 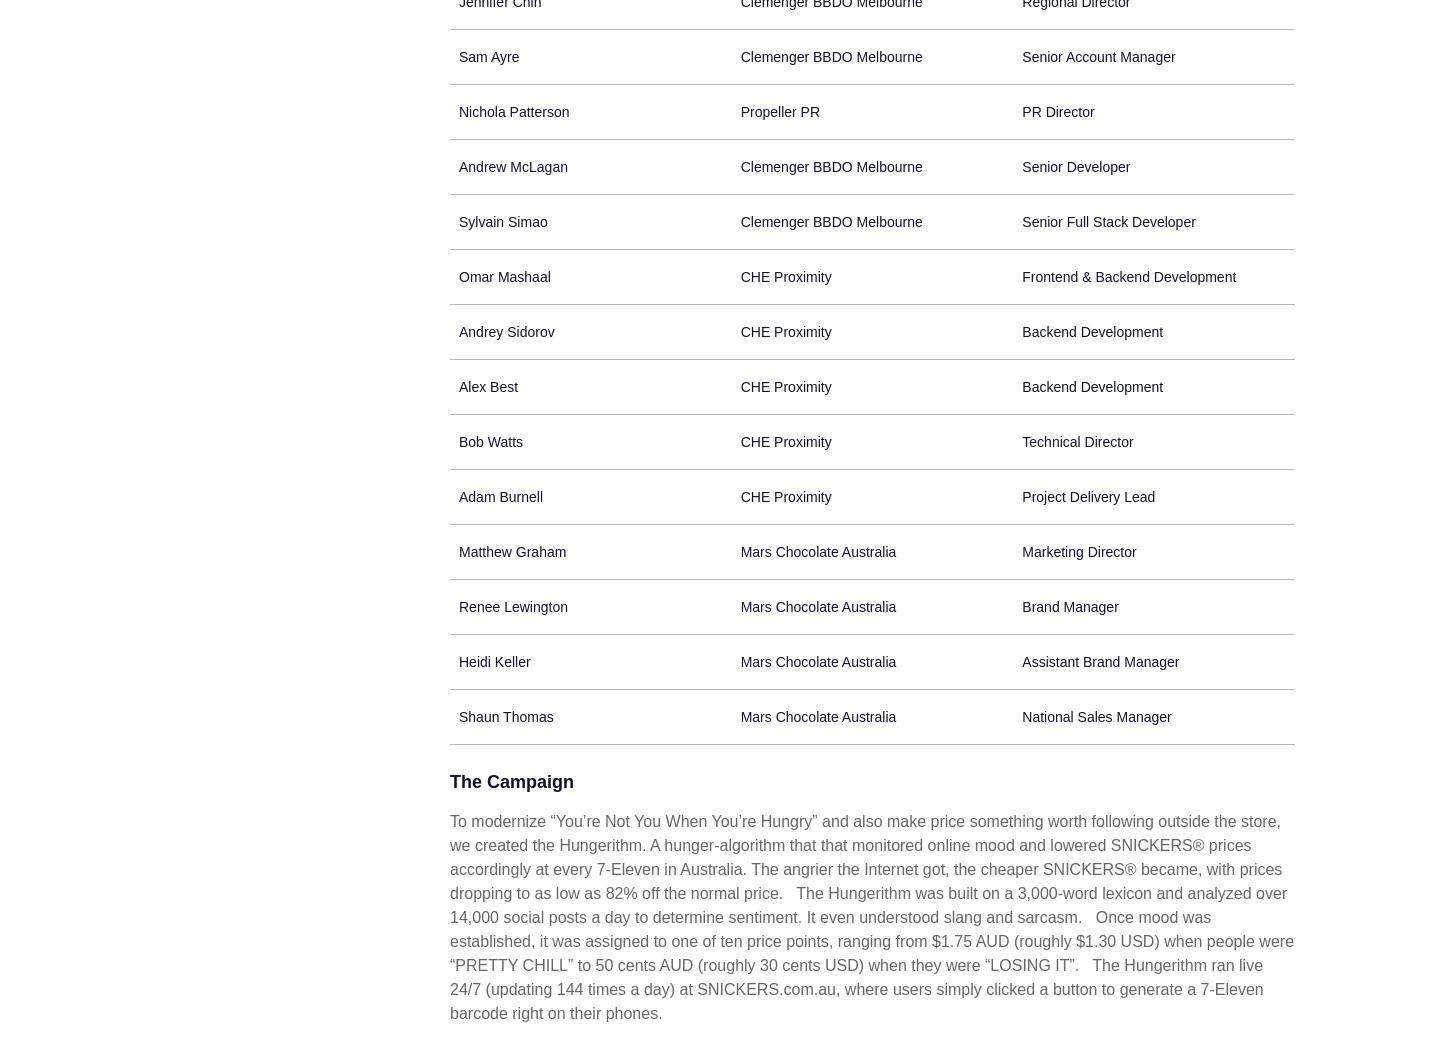 What do you see at coordinates (511, 782) in the screenshot?
I see `'The Campaign'` at bounding box center [511, 782].